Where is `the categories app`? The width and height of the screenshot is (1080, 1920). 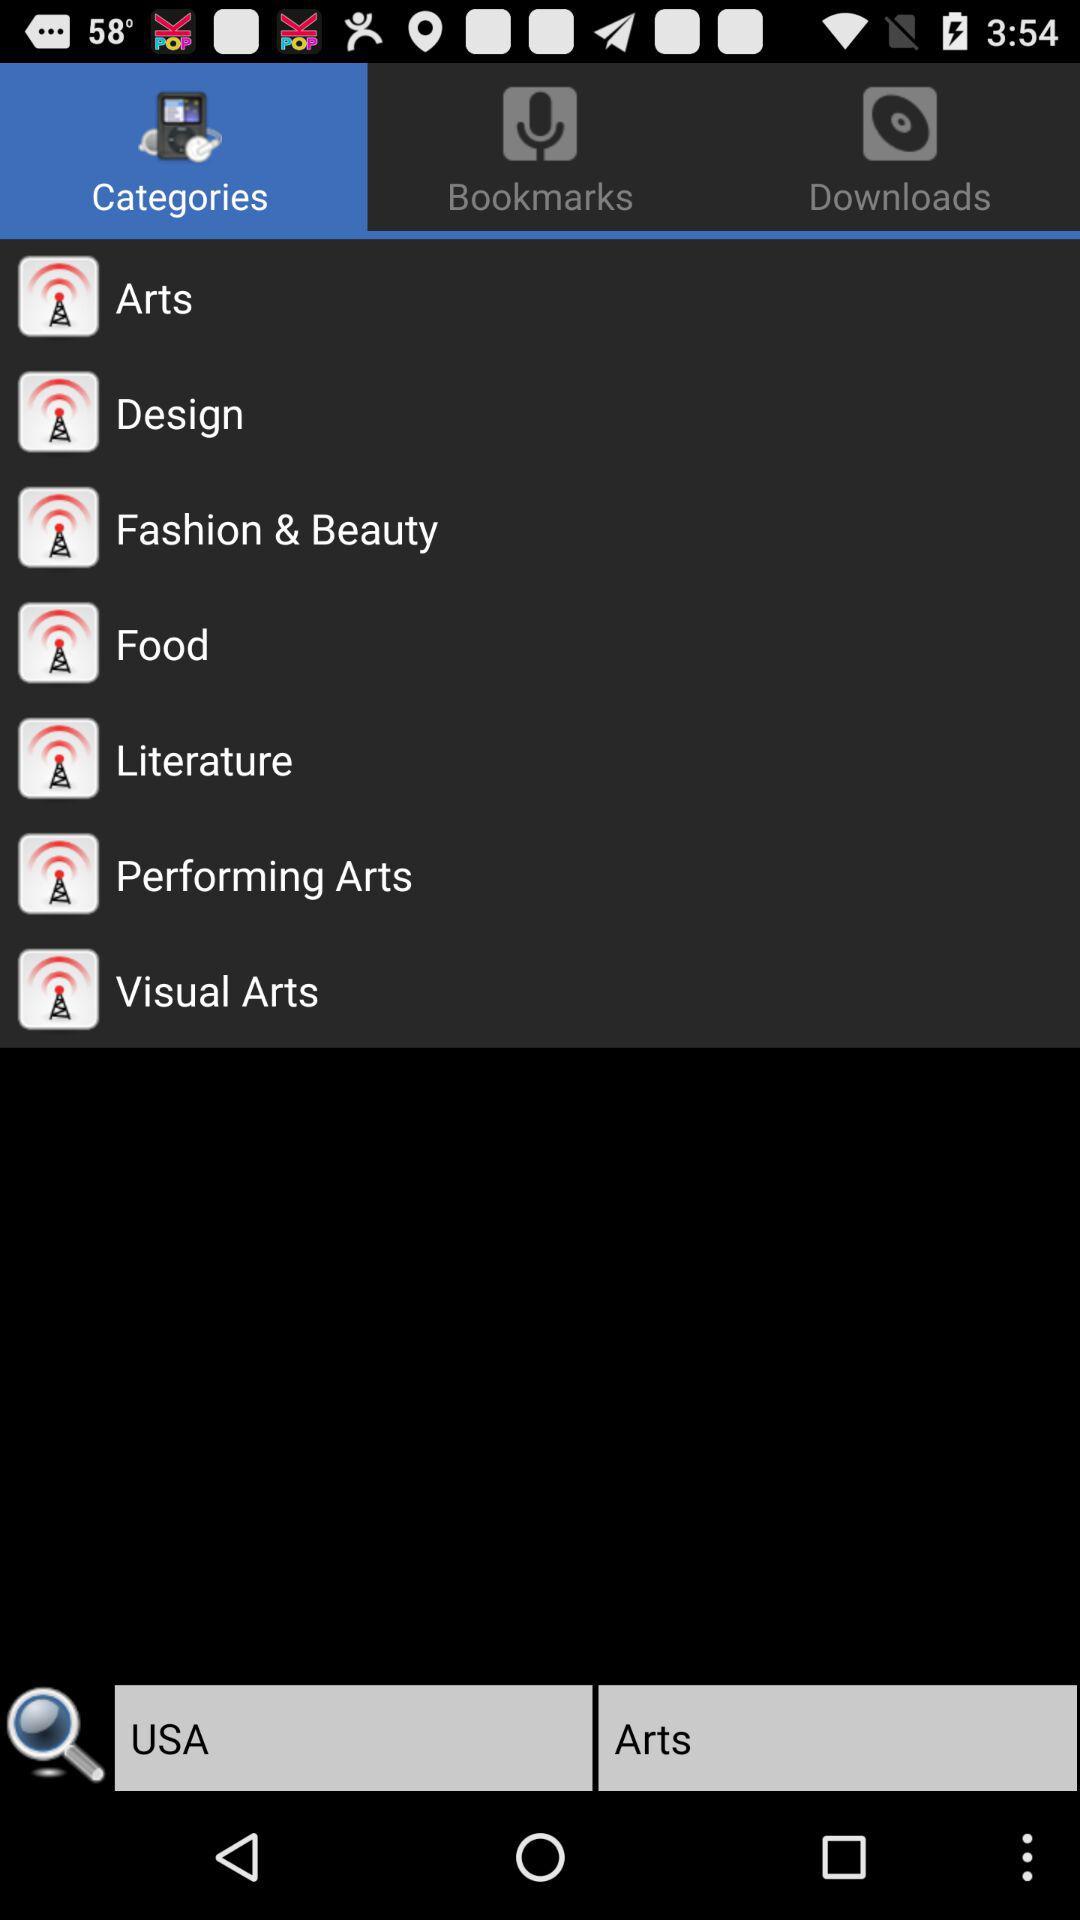 the categories app is located at coordinates (183, 146).